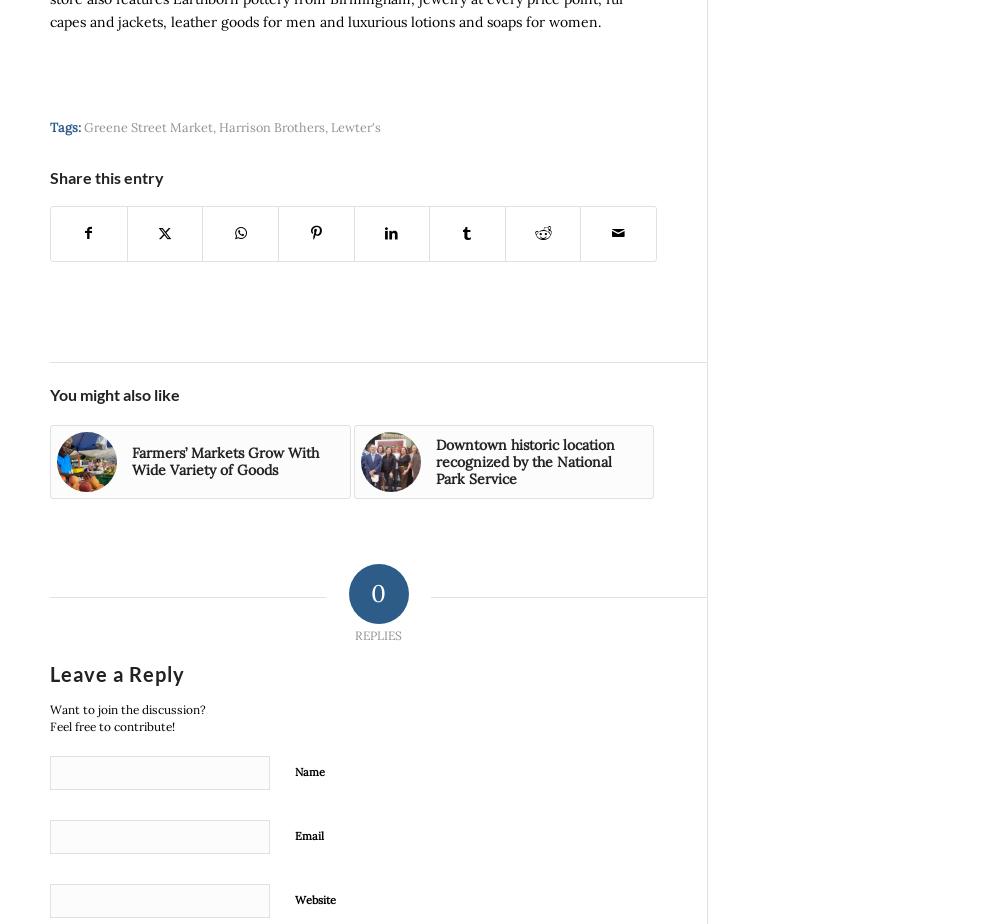  What do you see at coordinates (355, 125) in the screenshot?
I see `'Lewter's'` at bounding box center [355, 125].